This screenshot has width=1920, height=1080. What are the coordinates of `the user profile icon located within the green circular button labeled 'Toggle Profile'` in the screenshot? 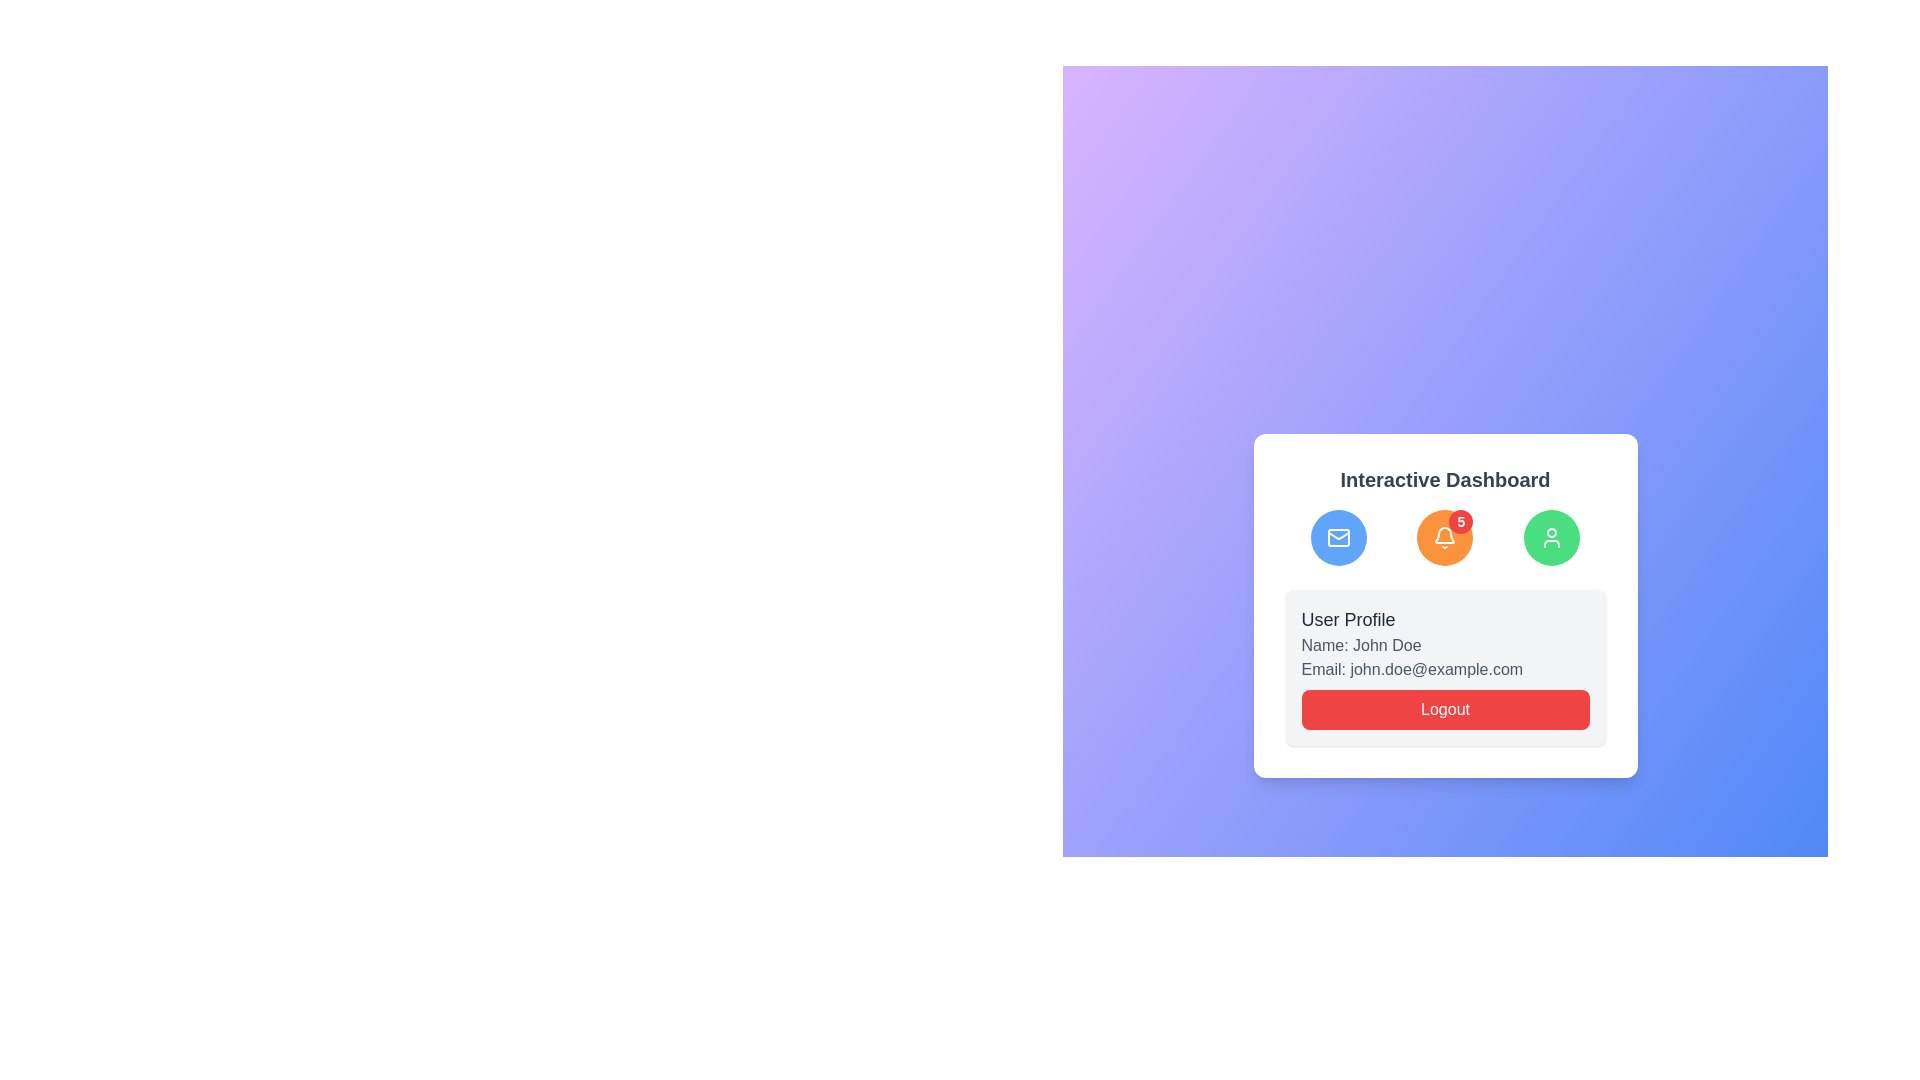 It's located at (1551, 536).